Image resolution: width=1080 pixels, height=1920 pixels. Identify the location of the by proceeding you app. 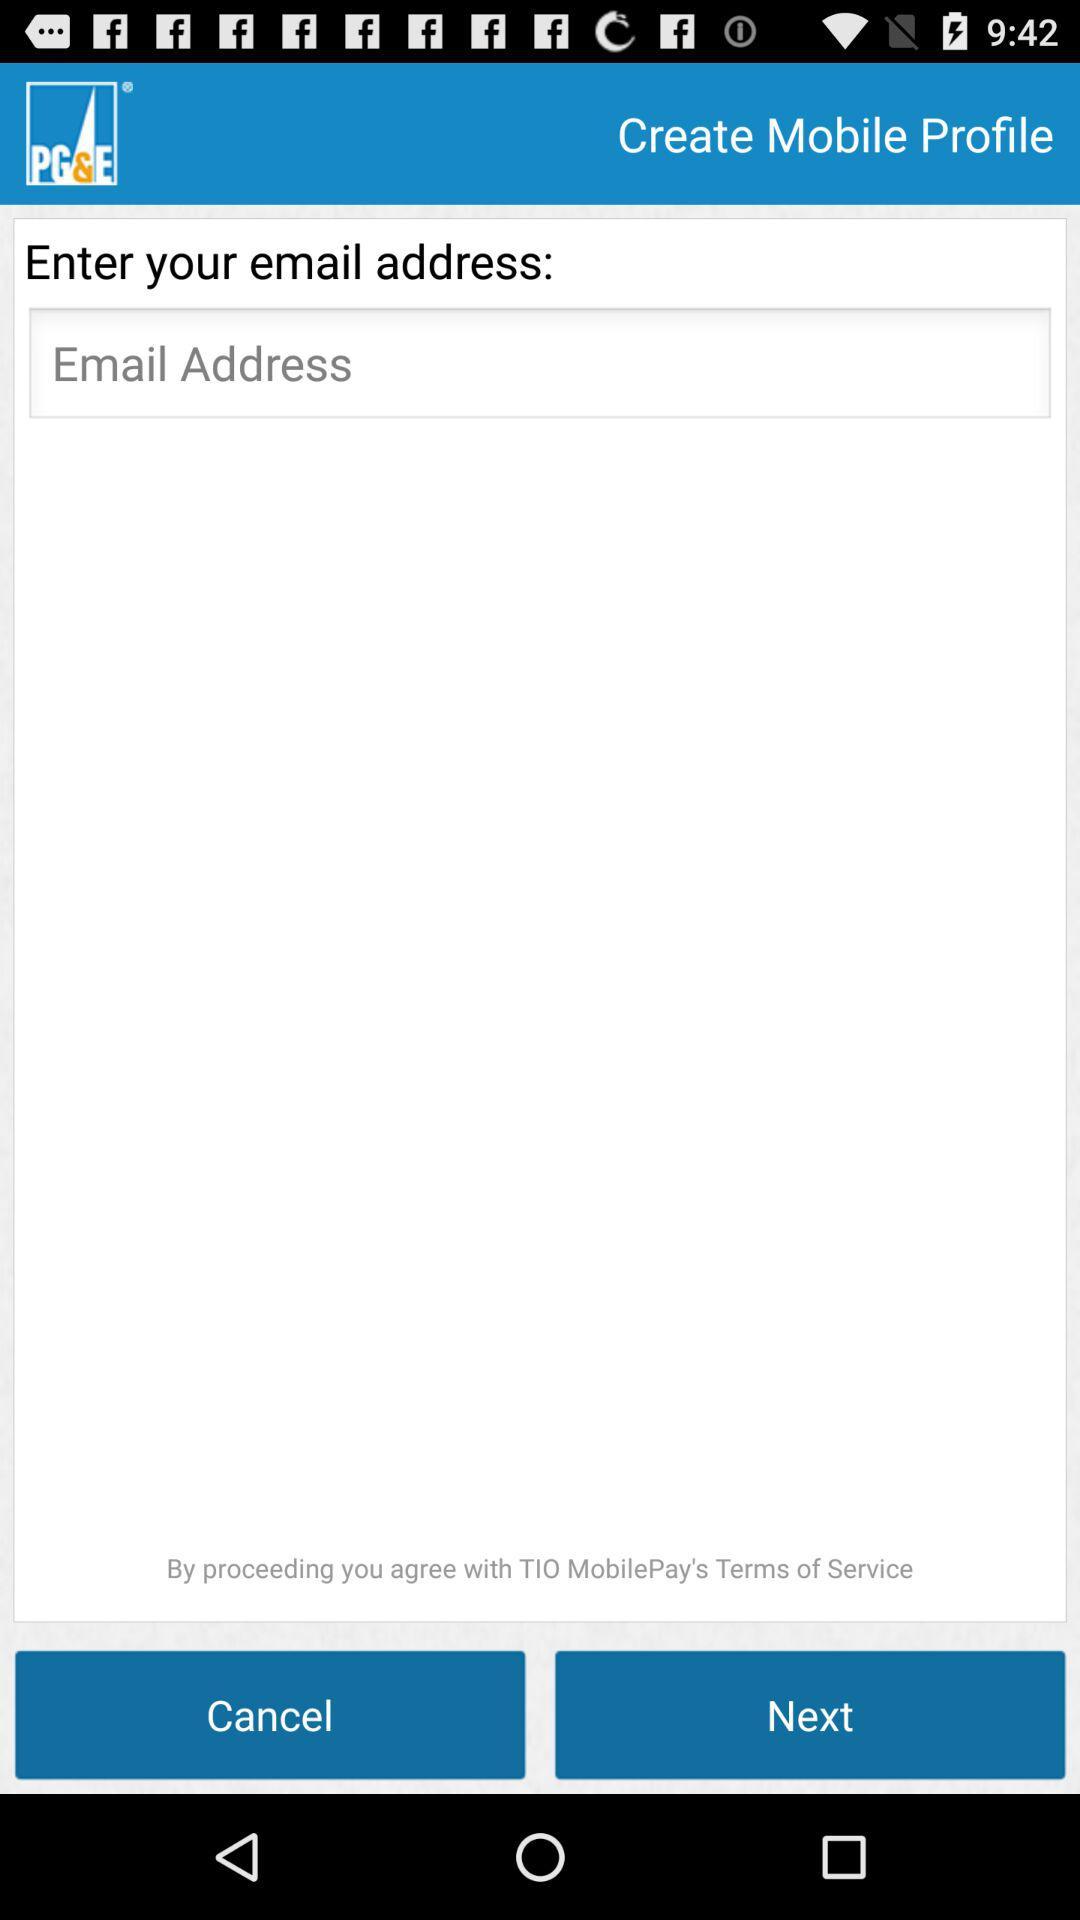
(540, 1008).